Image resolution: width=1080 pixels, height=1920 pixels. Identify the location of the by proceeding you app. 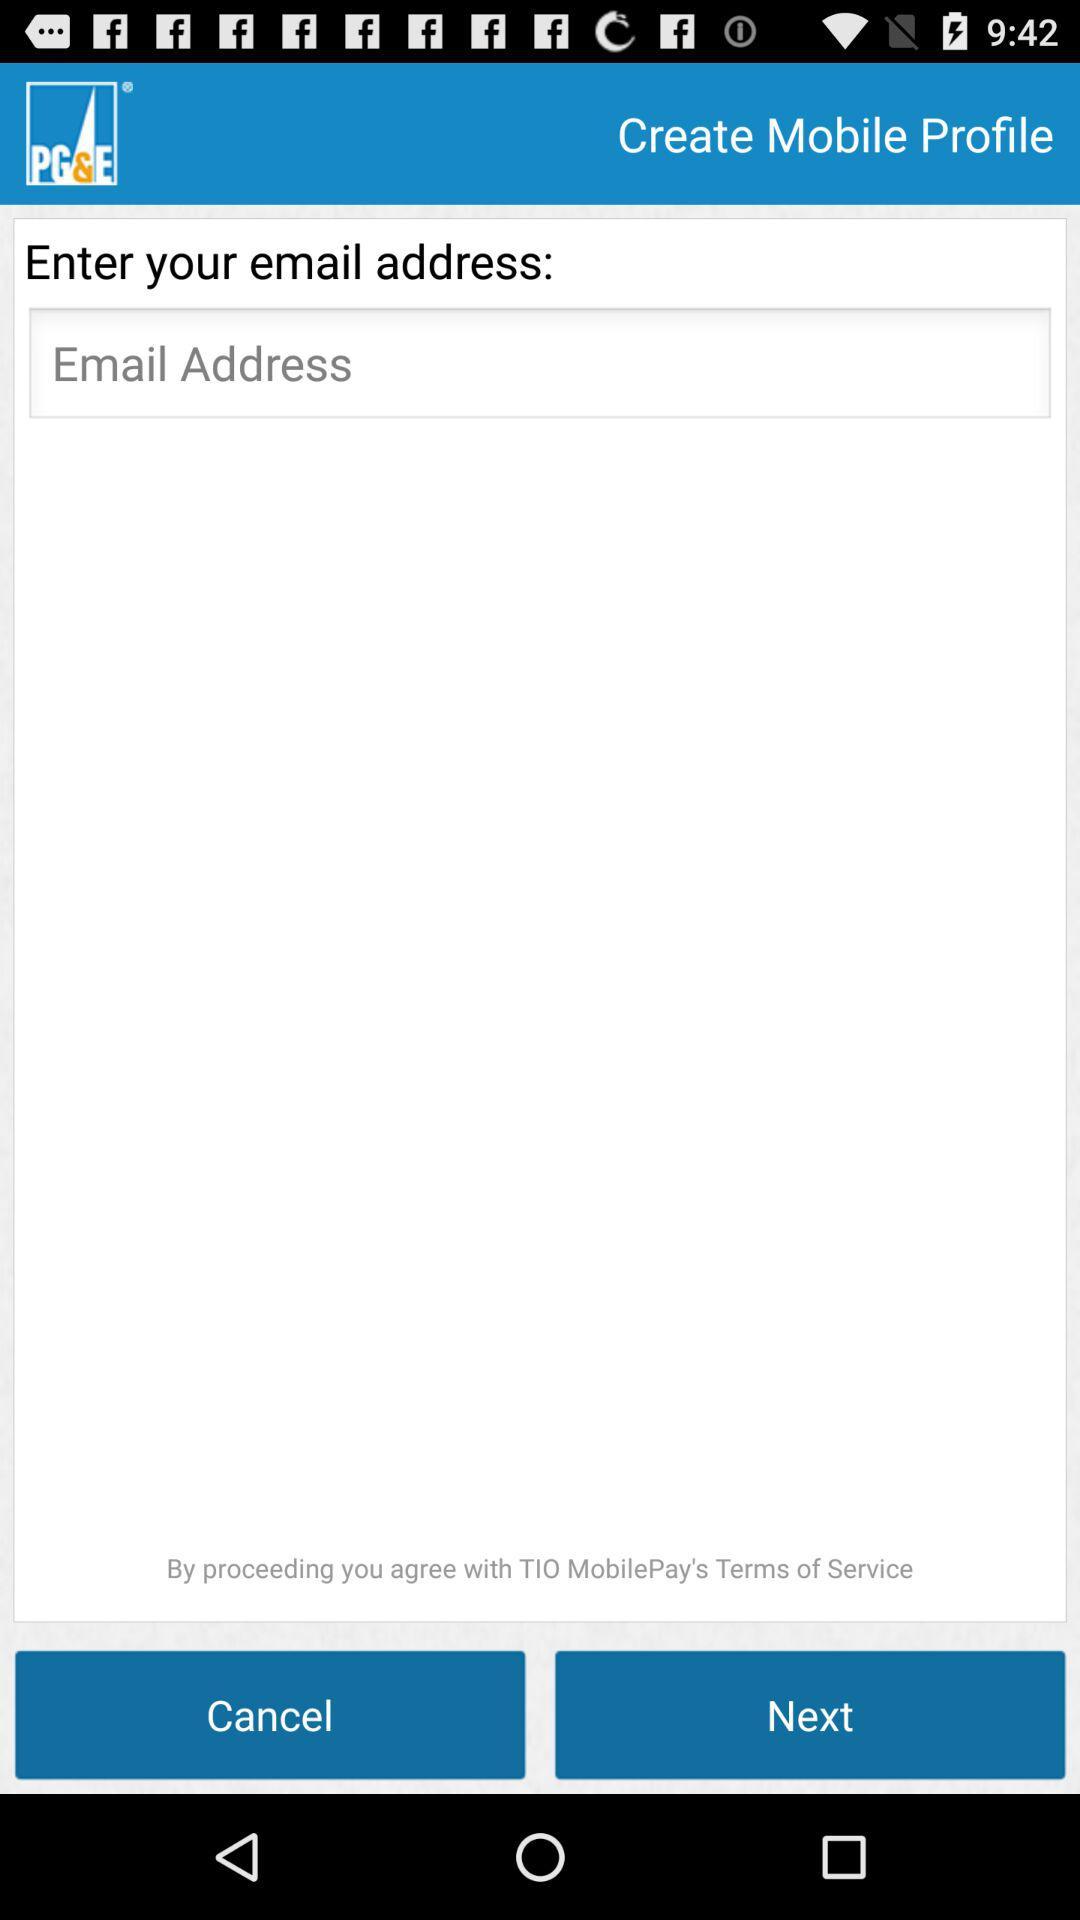
(540, 1008).